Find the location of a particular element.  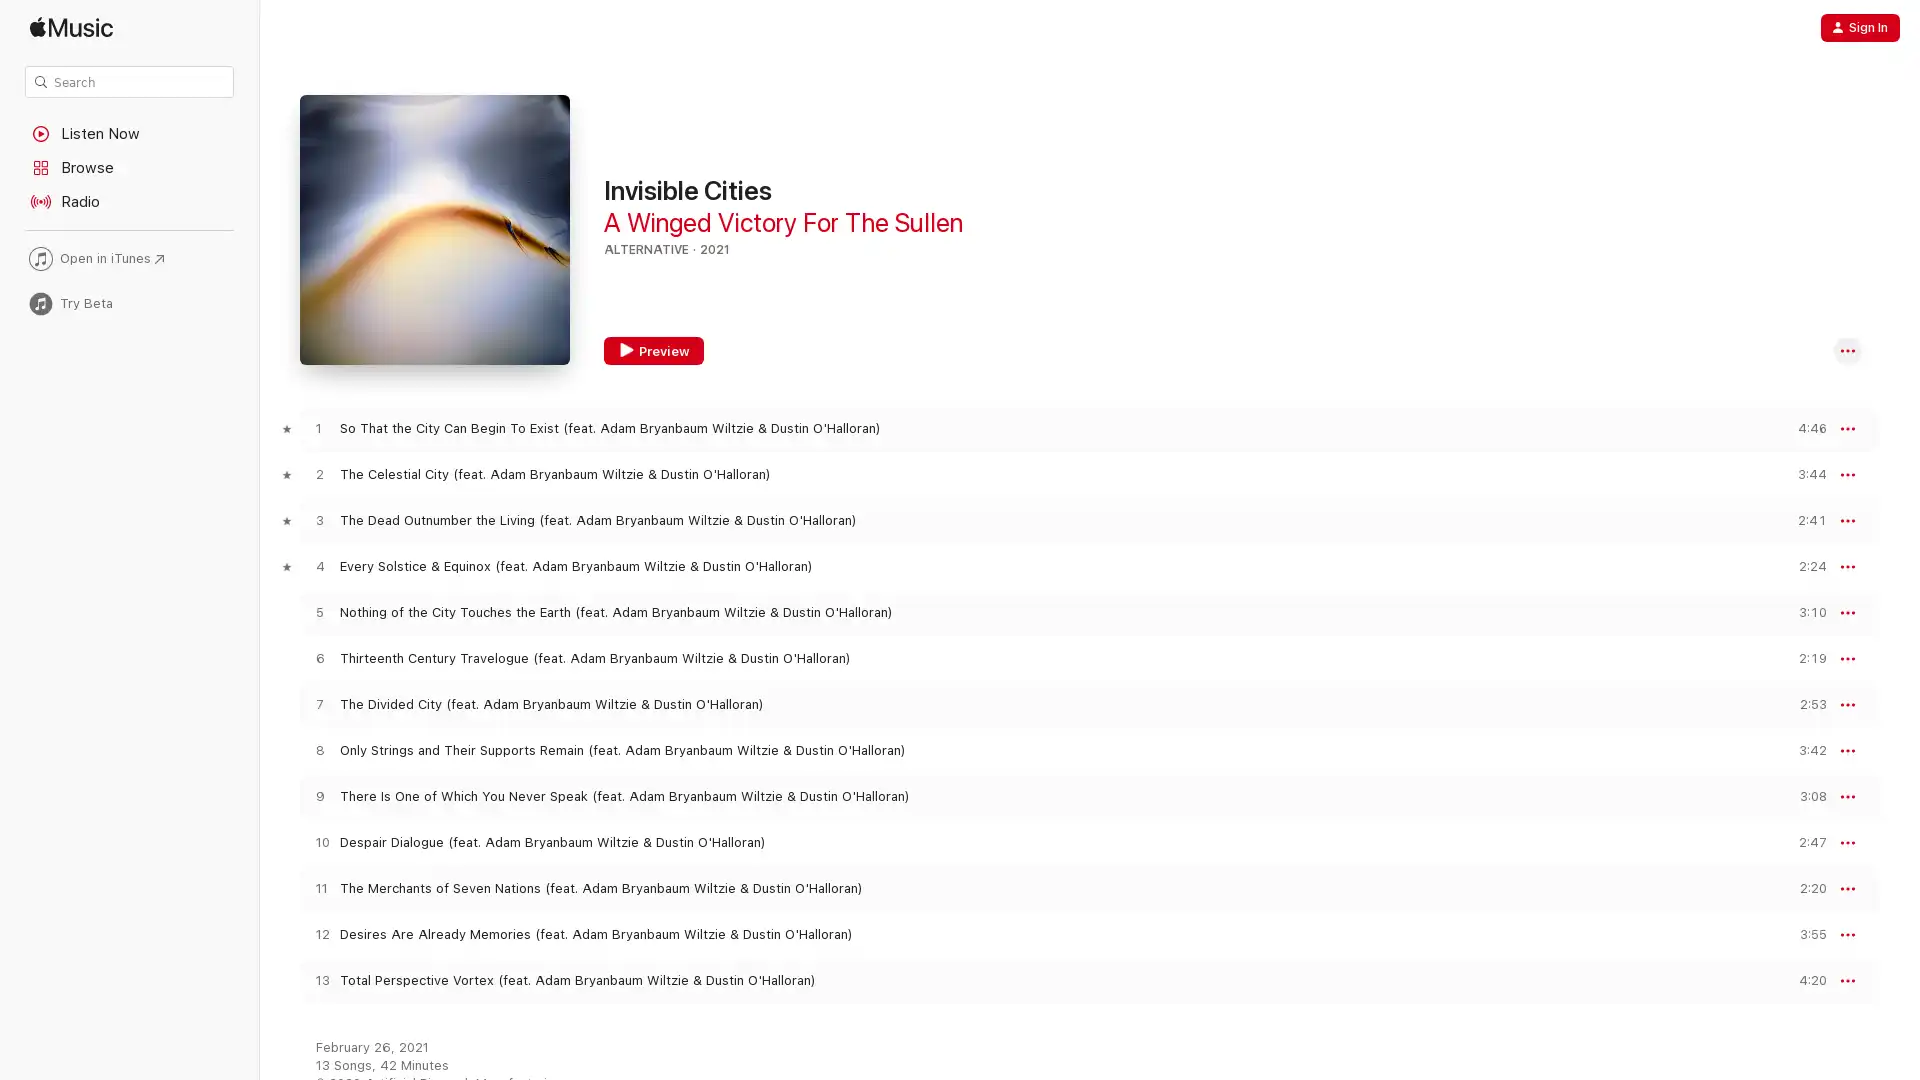

Preview is located at coordinates (1804, 887).